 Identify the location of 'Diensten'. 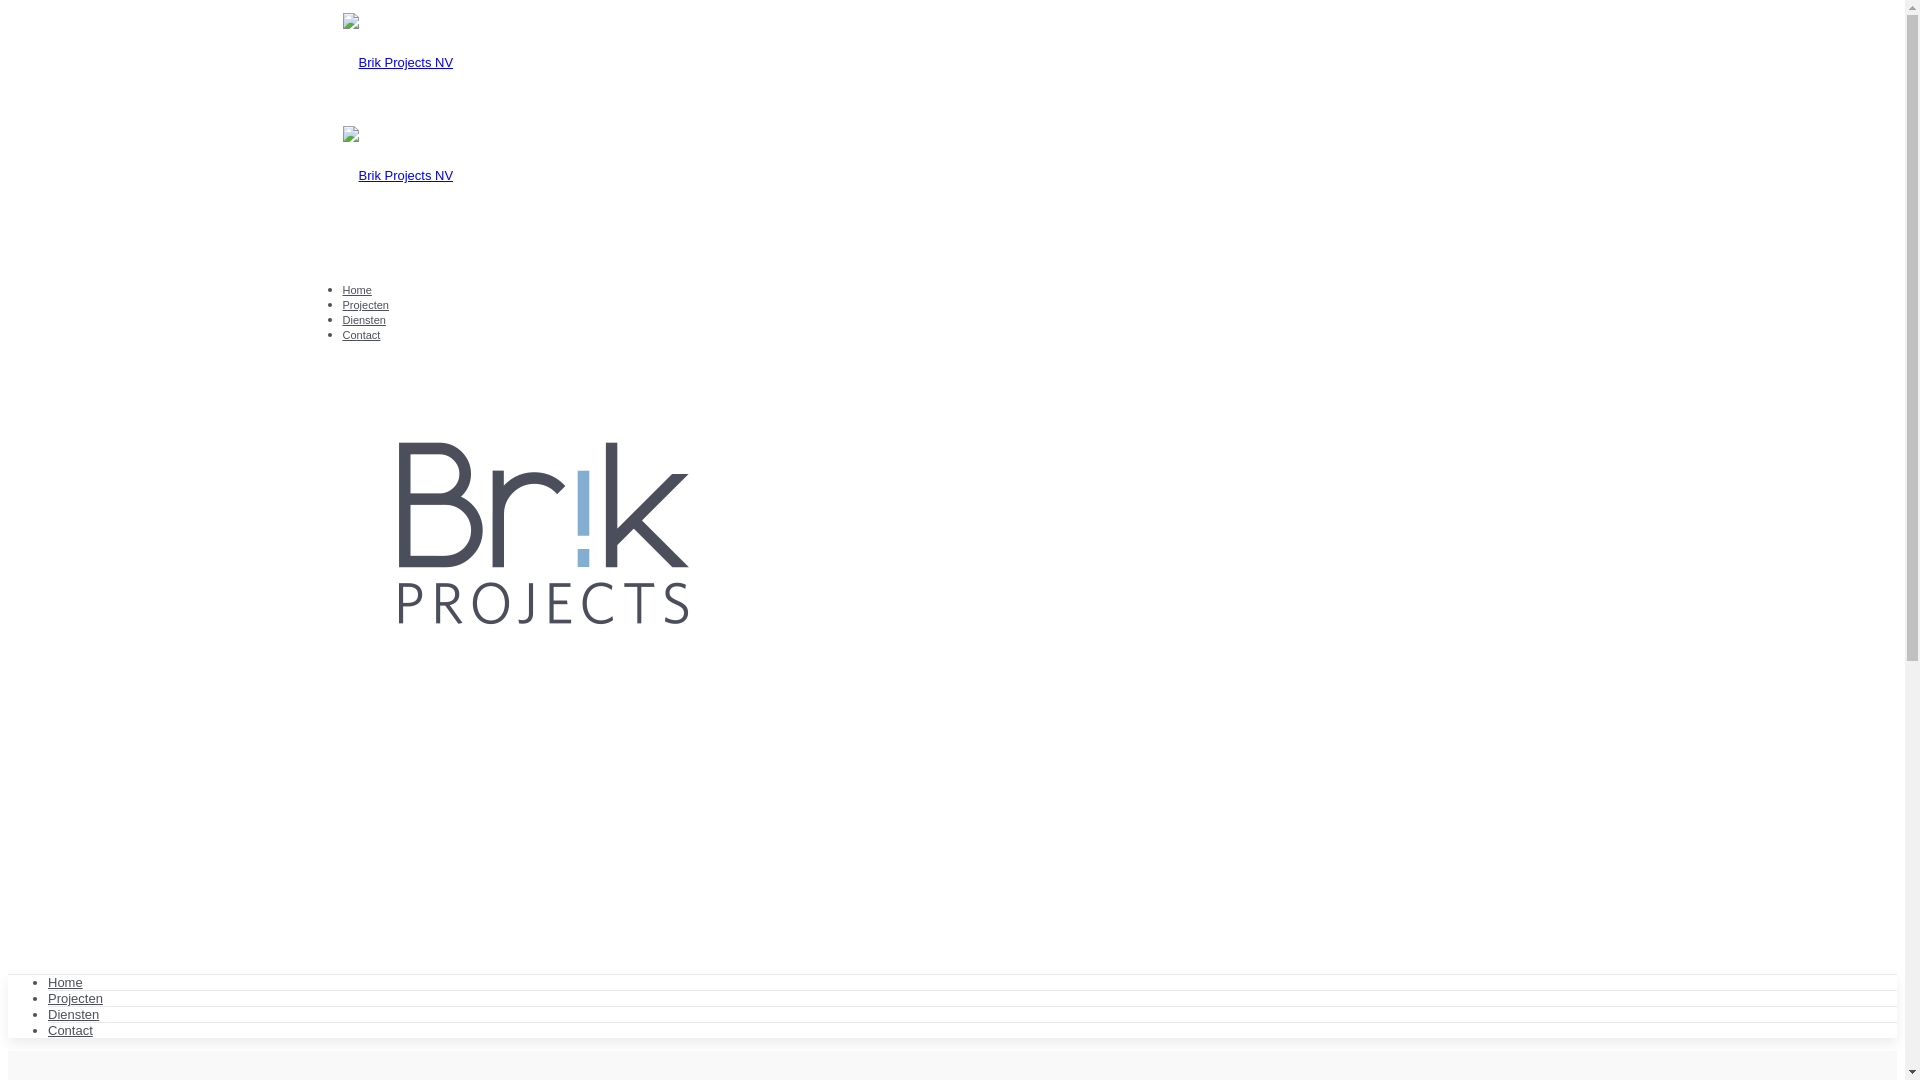
(363, 319).